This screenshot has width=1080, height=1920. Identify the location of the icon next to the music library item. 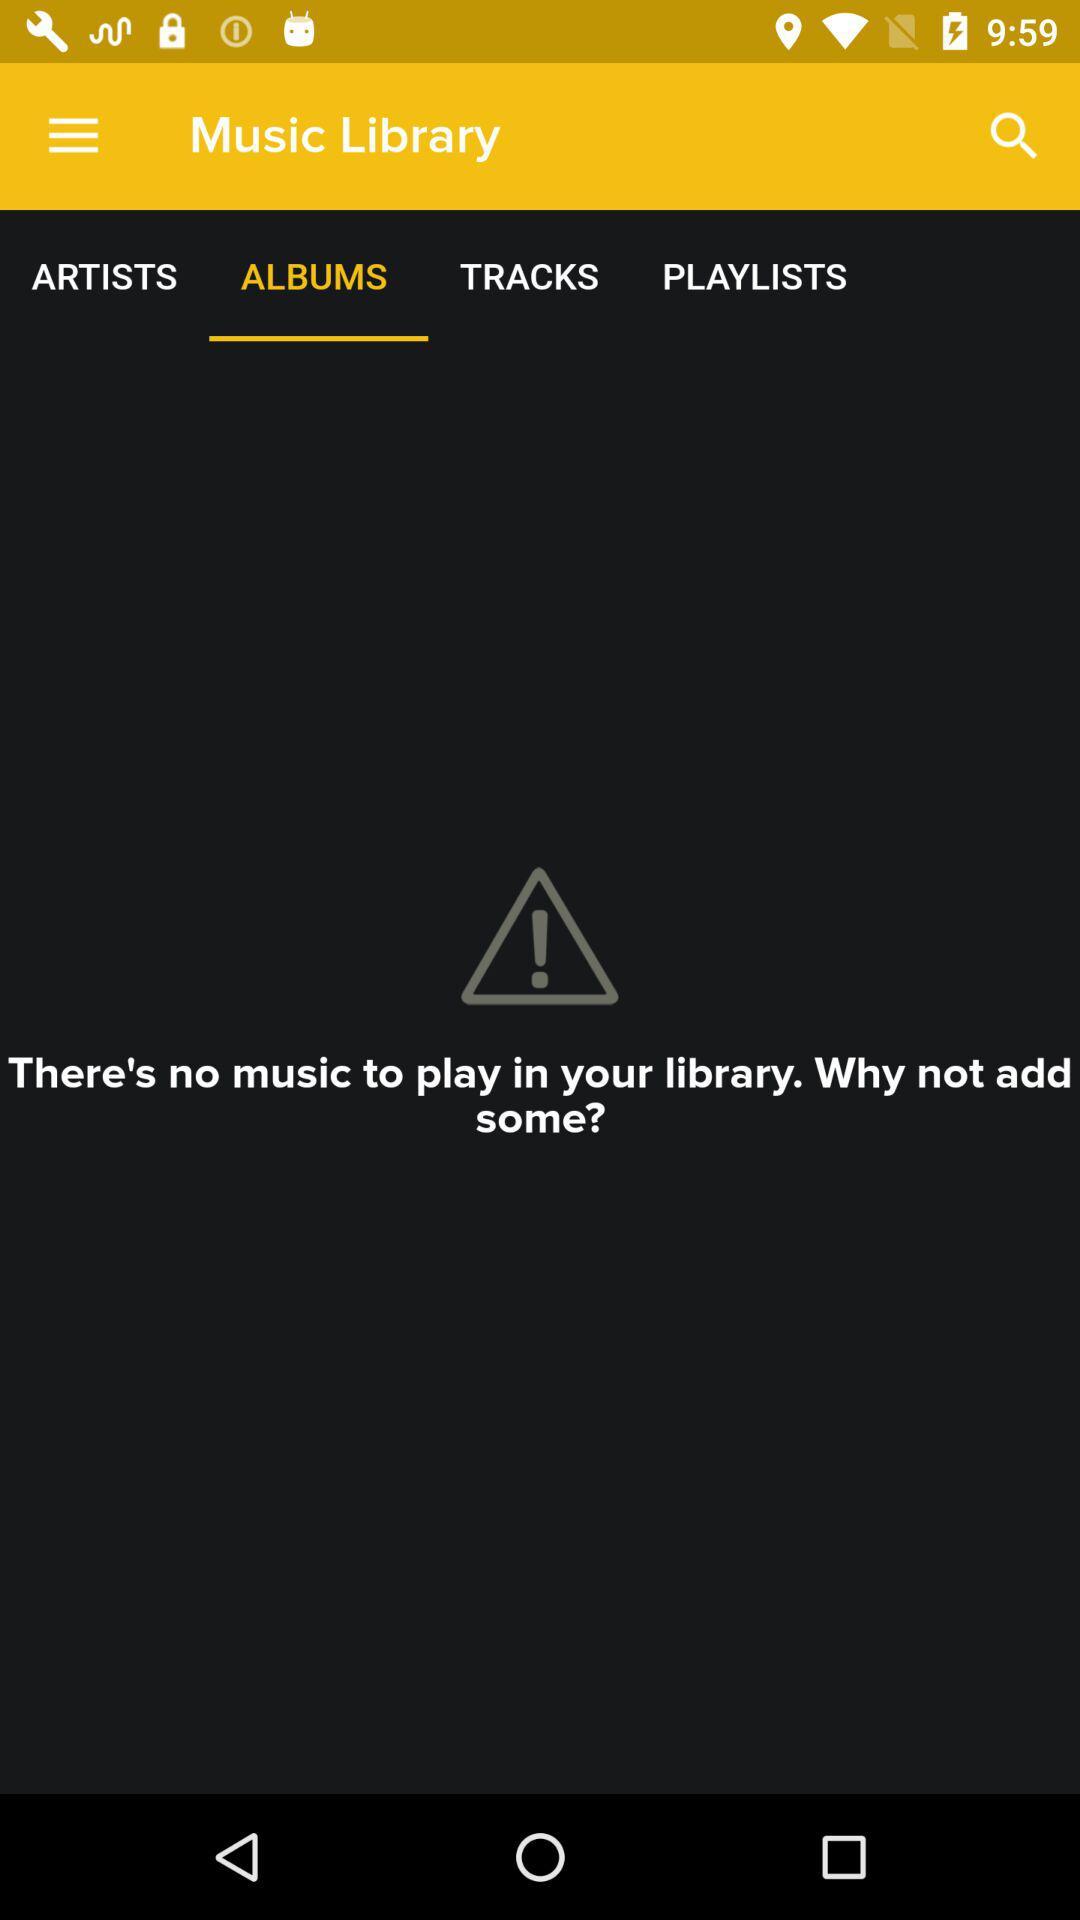
(1014, 135).